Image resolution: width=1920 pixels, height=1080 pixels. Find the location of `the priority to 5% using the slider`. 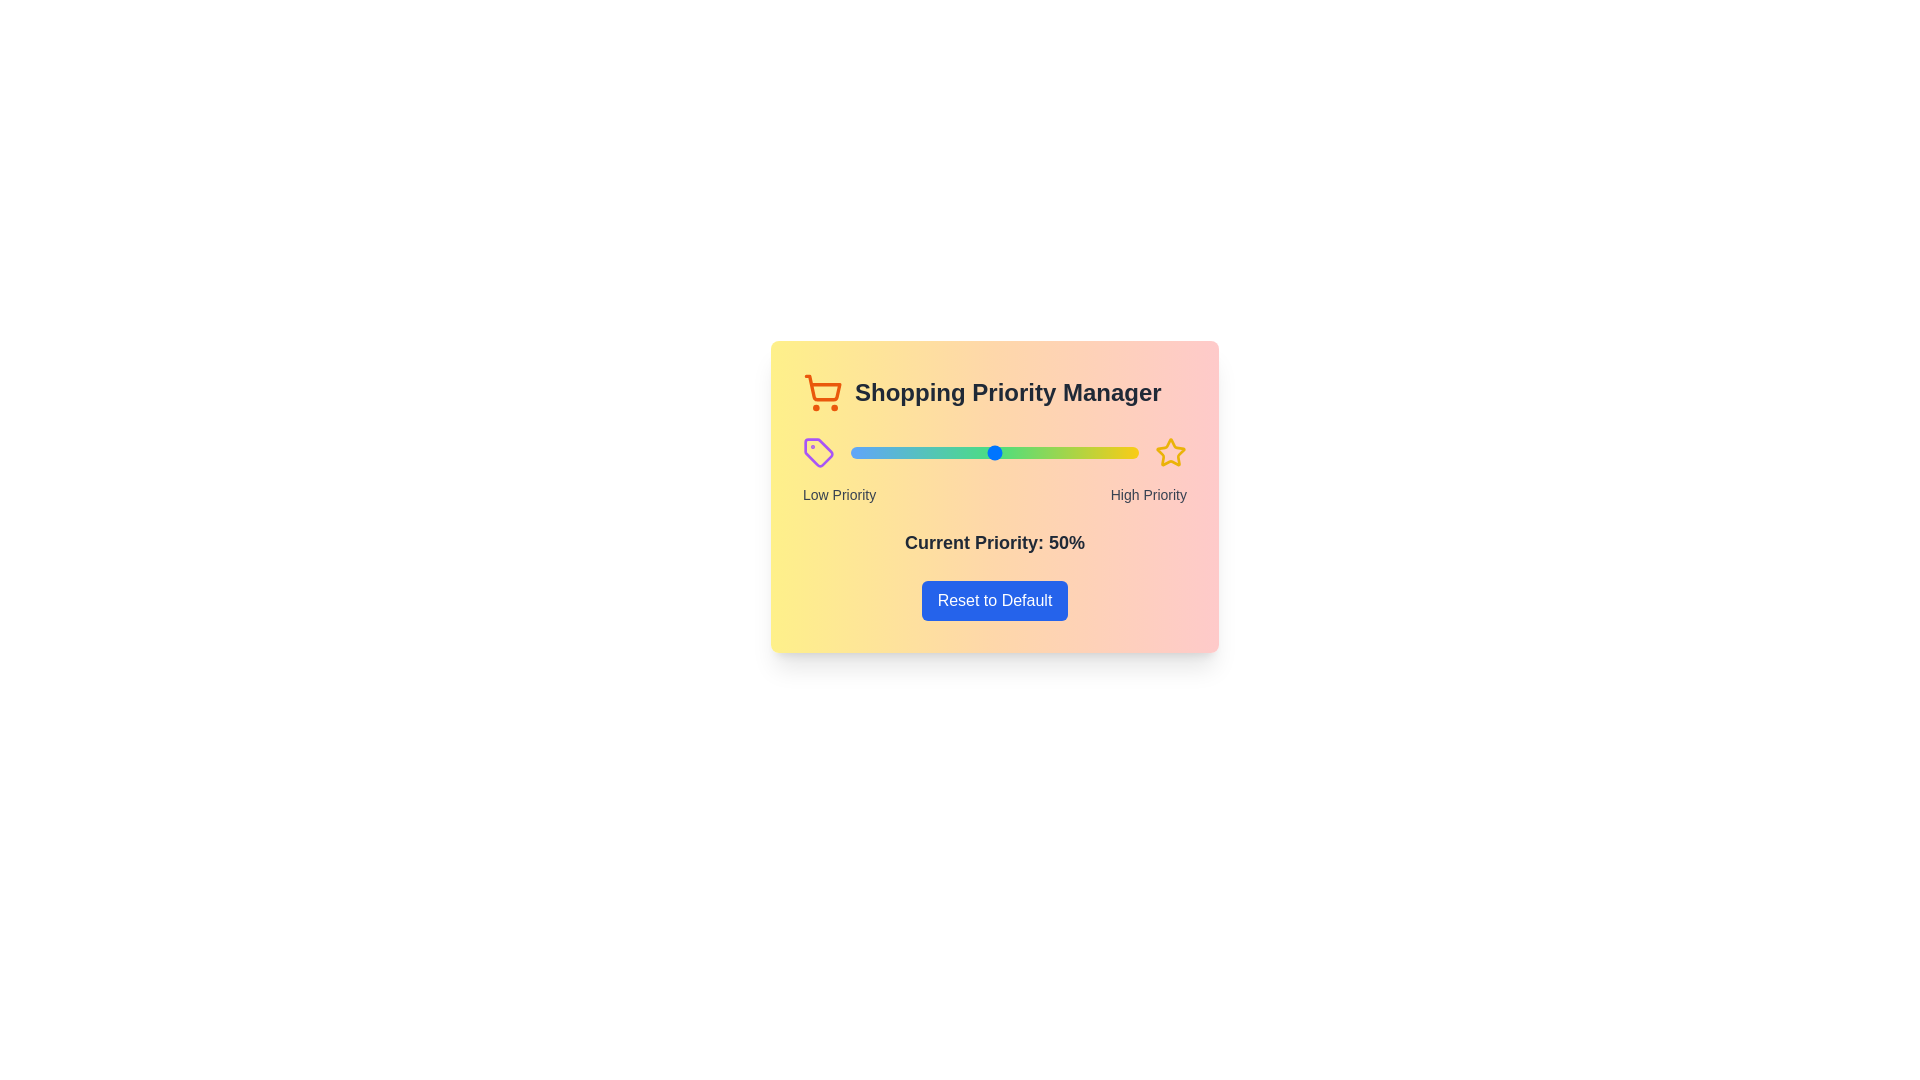

the priority to 5% using the slider is located at coordinates (865, 452).